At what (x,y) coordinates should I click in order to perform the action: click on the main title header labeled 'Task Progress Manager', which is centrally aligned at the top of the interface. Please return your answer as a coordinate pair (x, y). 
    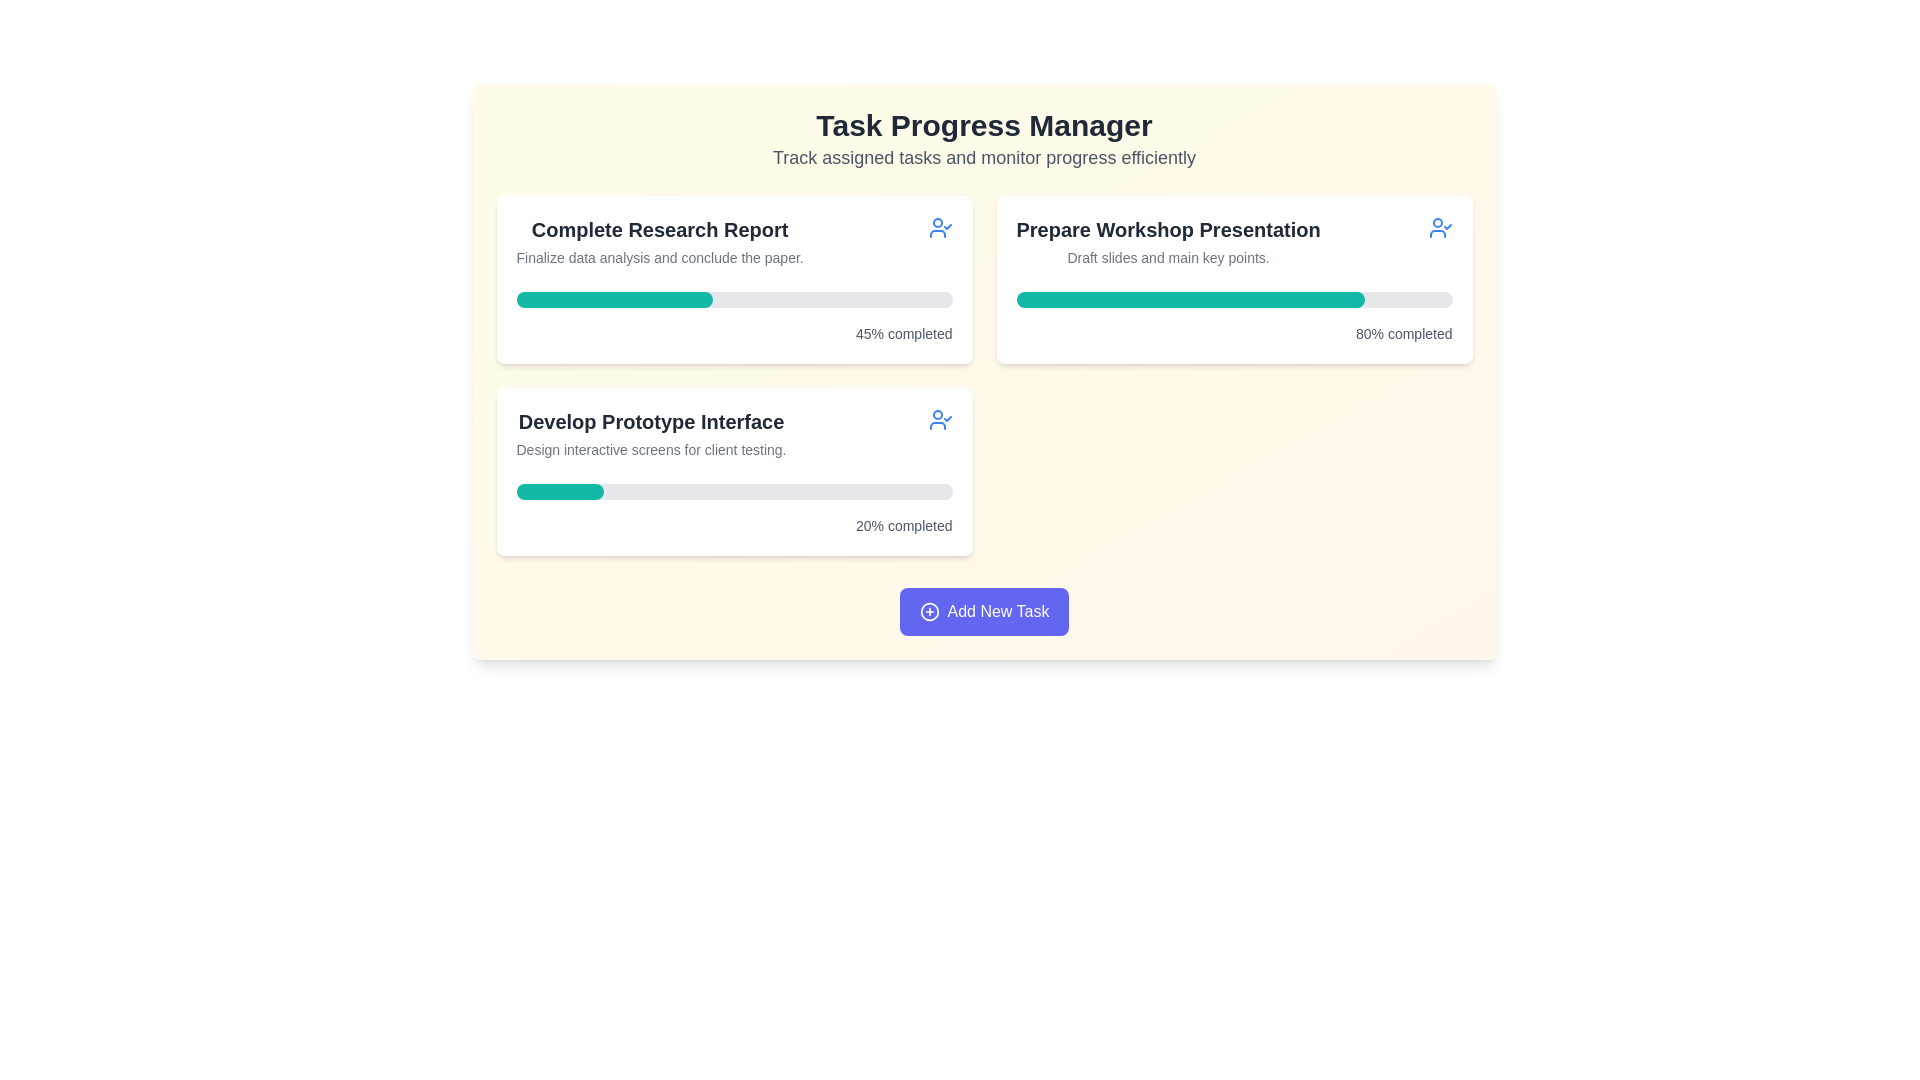
    Looking at the image, I should click on (984, 126).